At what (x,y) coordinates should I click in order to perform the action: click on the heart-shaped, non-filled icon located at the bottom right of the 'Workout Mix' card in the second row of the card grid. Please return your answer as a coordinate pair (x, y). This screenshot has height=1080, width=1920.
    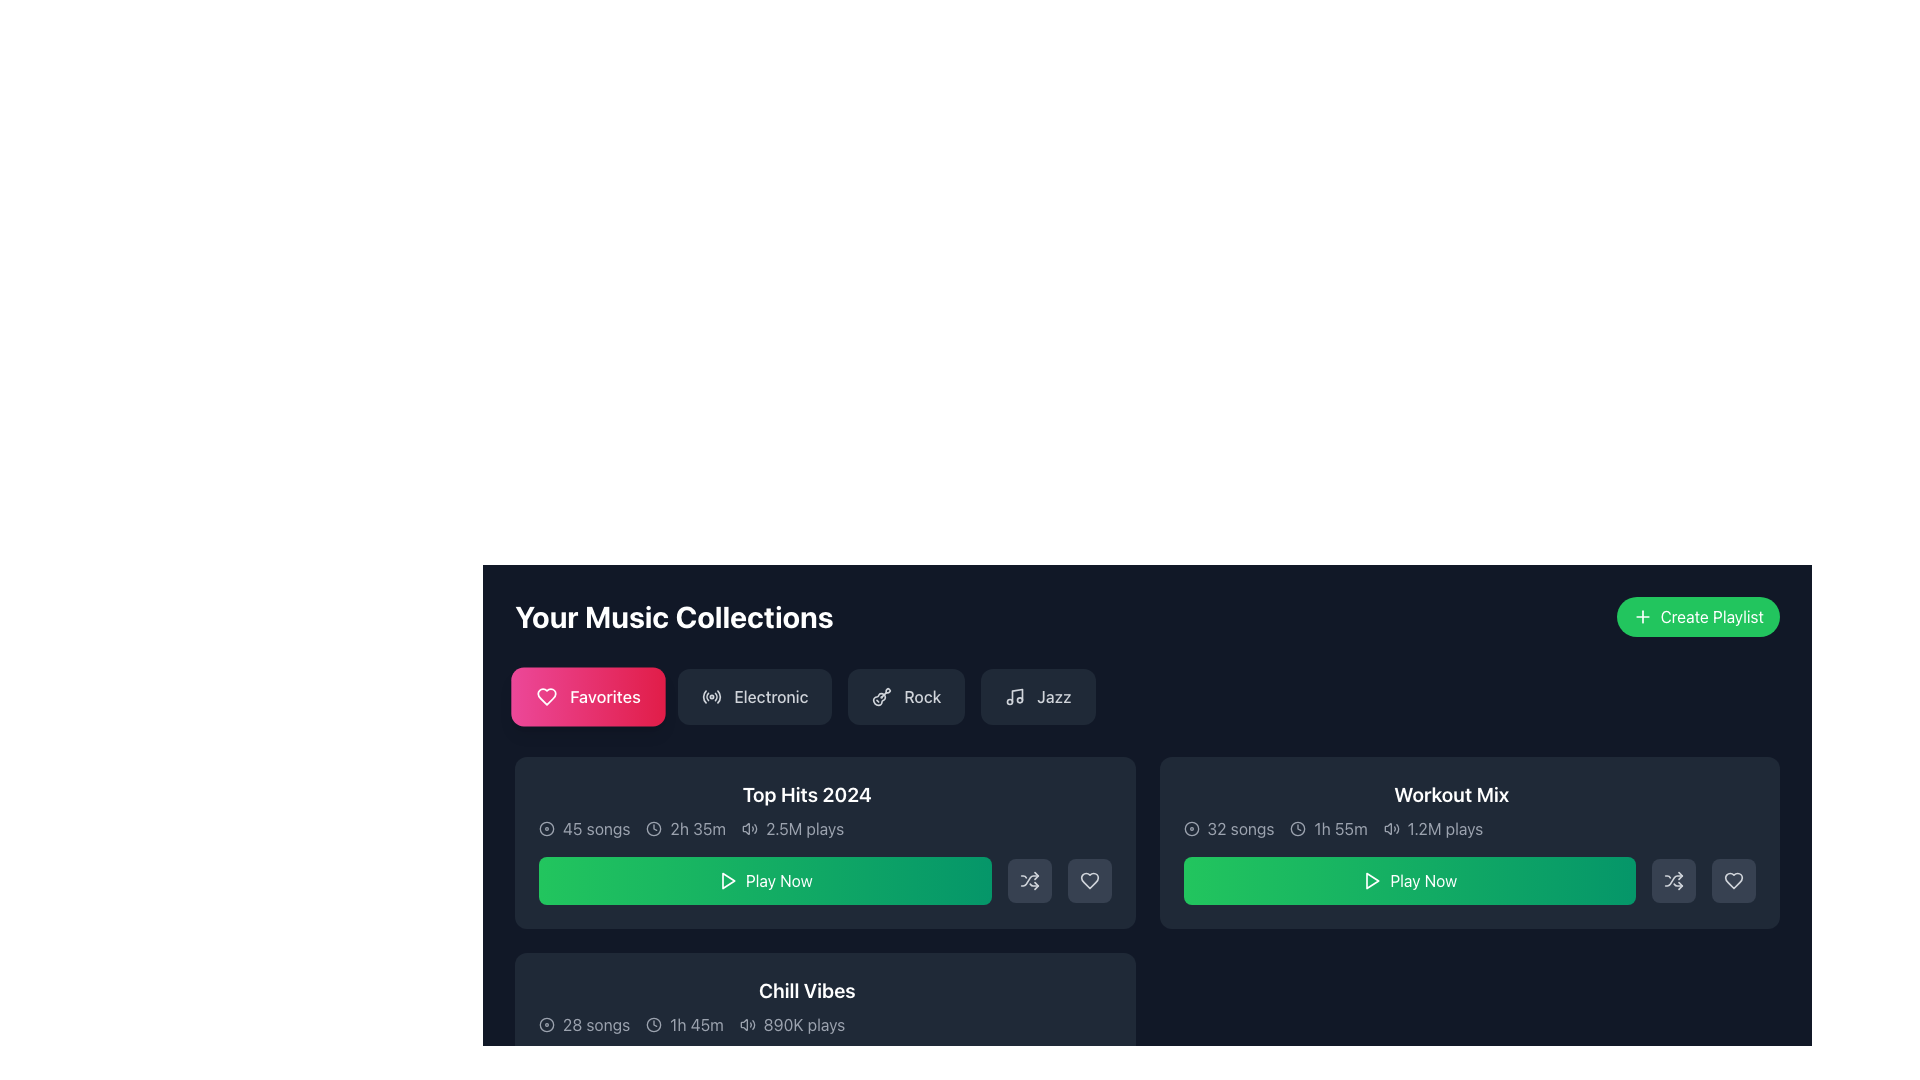
    Looking at the image, I should click on (1088, 879).